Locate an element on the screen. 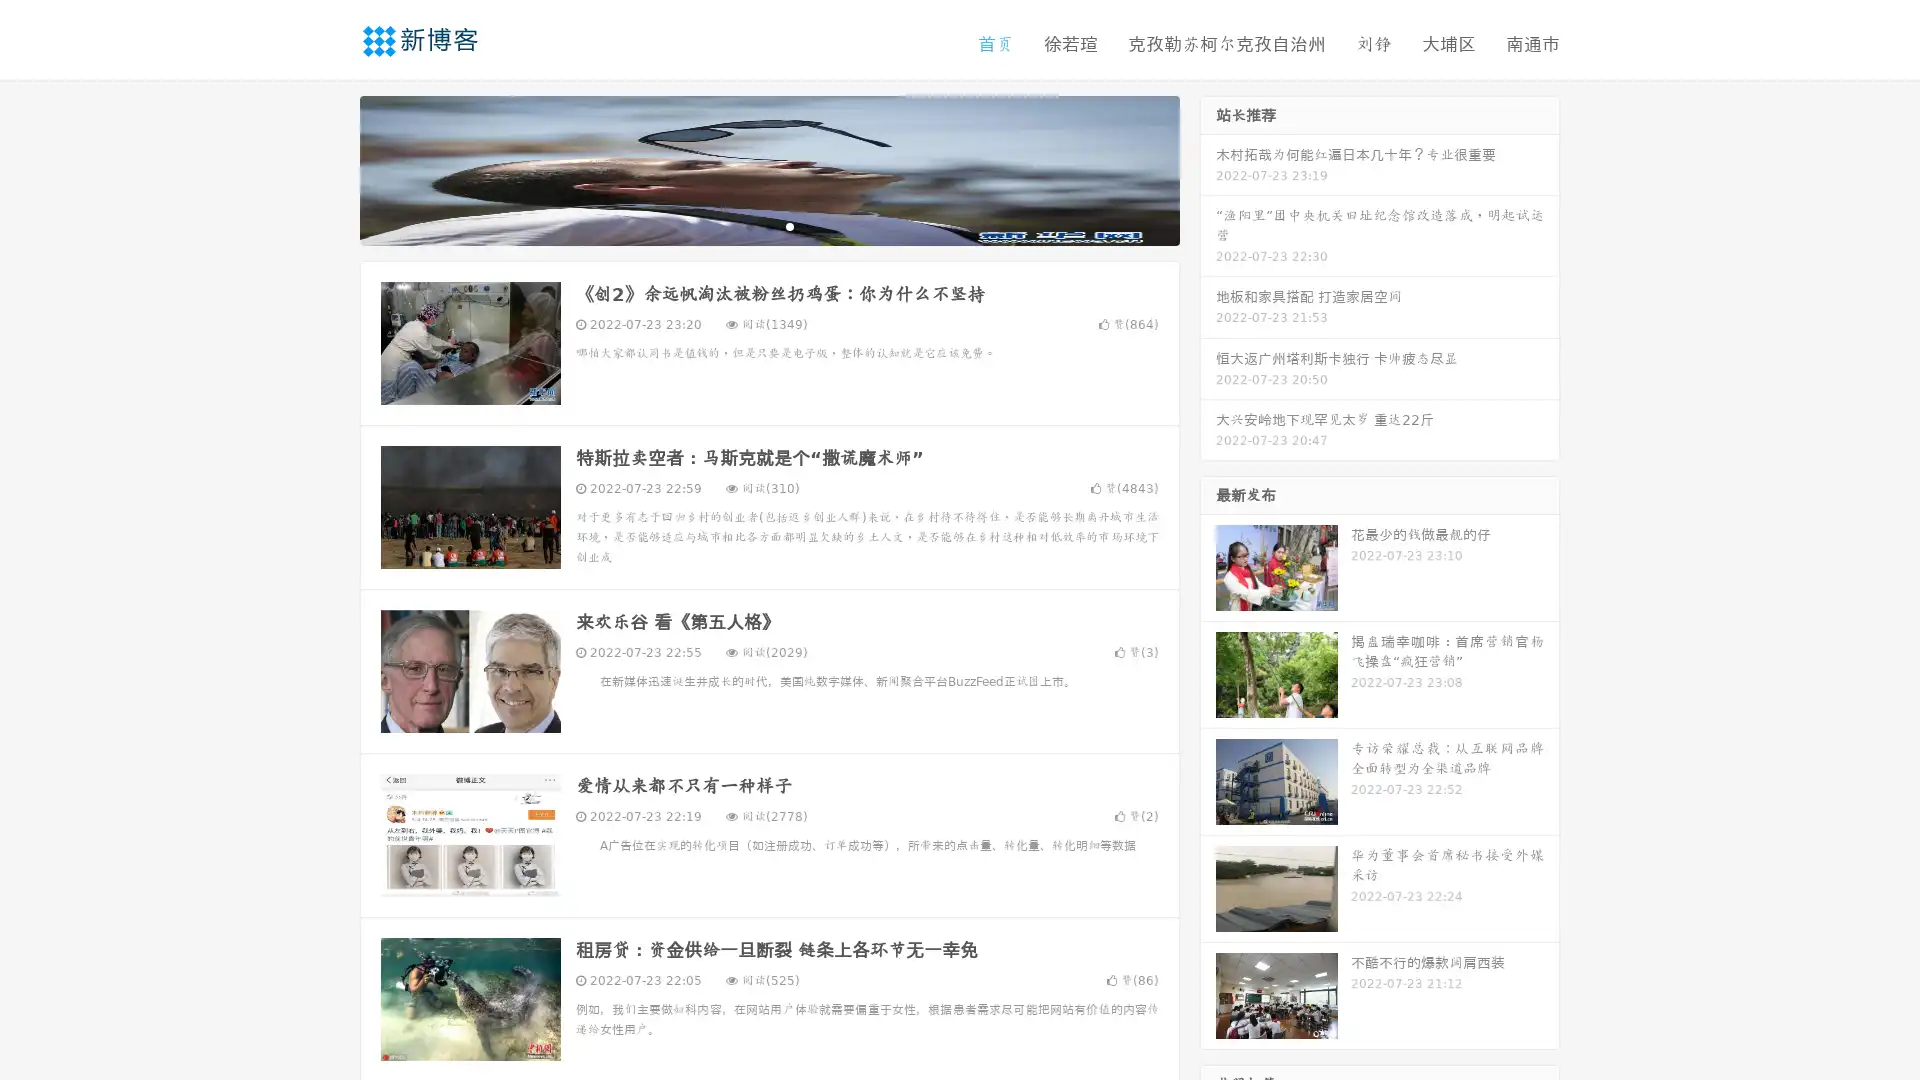  Go to slide 2 is located at coordinates (768, 225).